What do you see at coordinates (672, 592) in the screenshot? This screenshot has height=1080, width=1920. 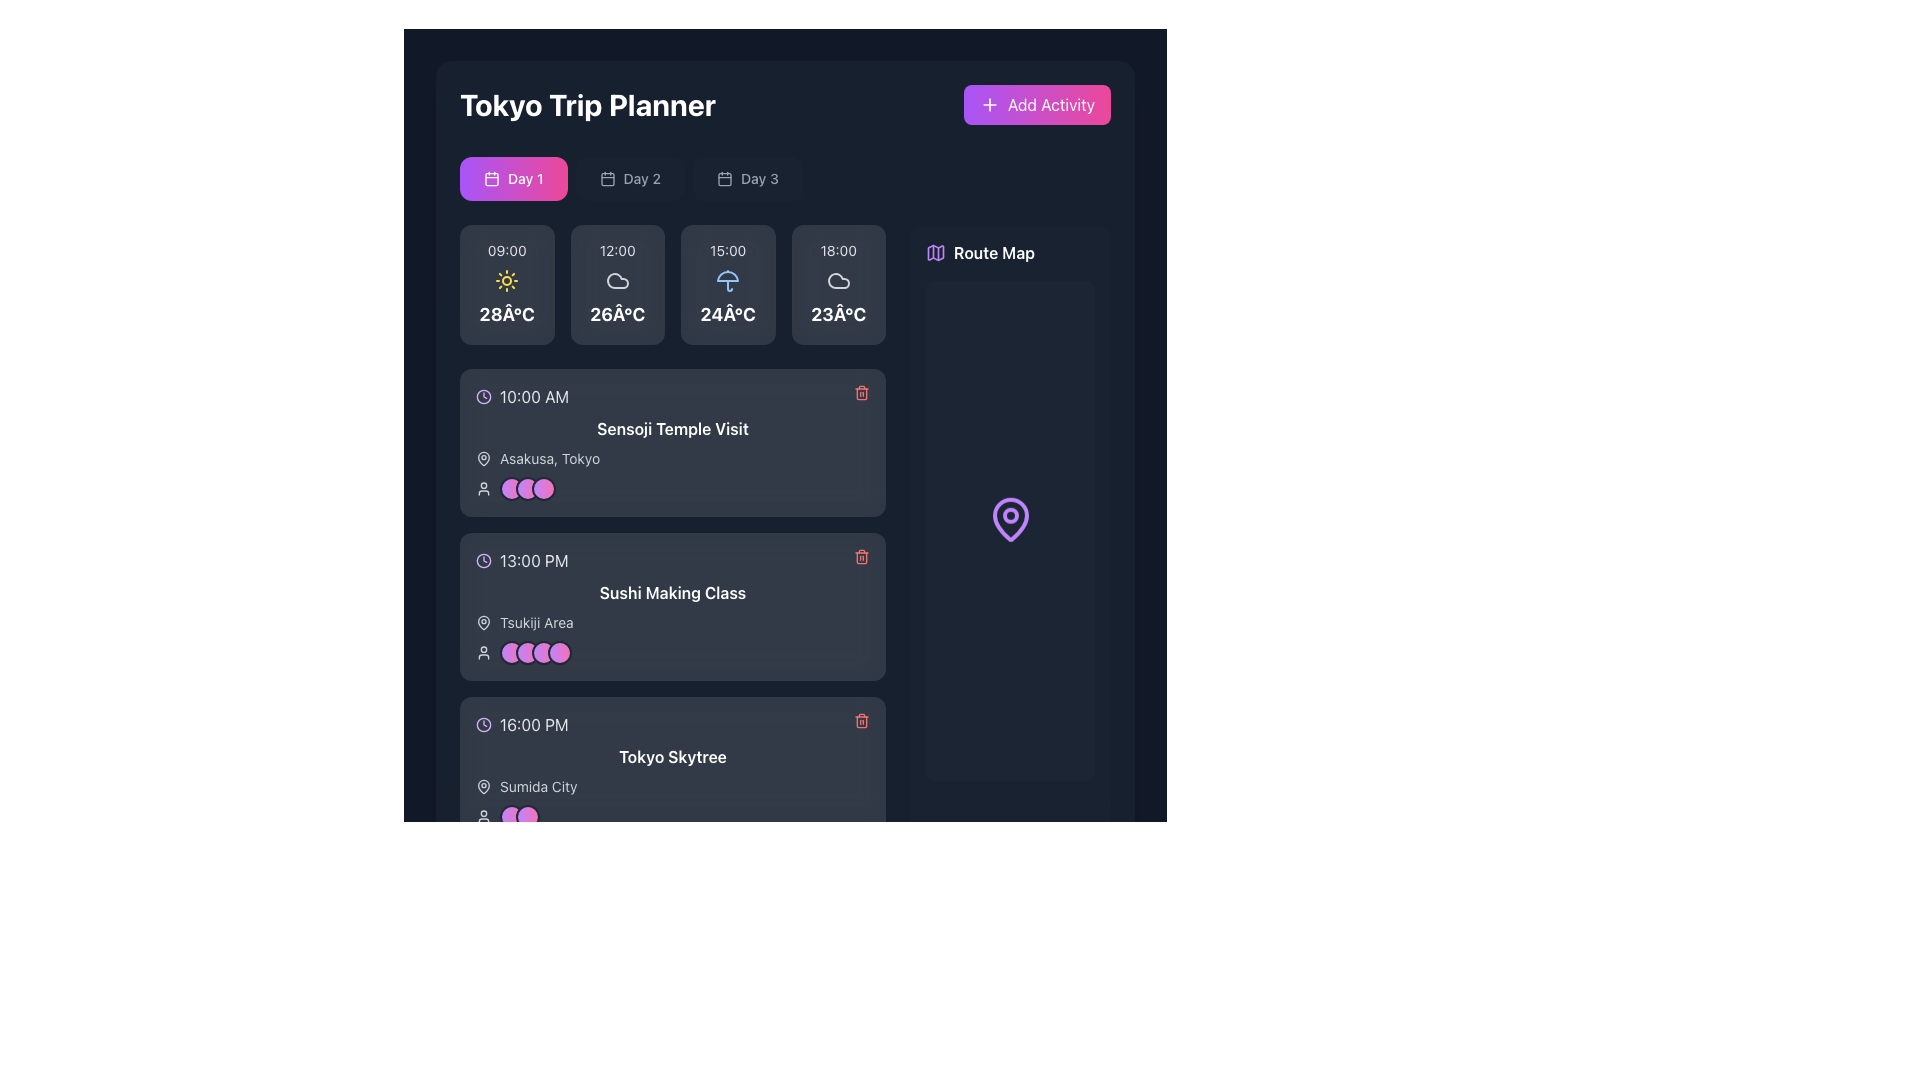 I see `text of the descriptive label situated in the activity card for '13:00 PM', located below the time and above the location 'Tsukiji Area'` at bounding box center [672, 592].